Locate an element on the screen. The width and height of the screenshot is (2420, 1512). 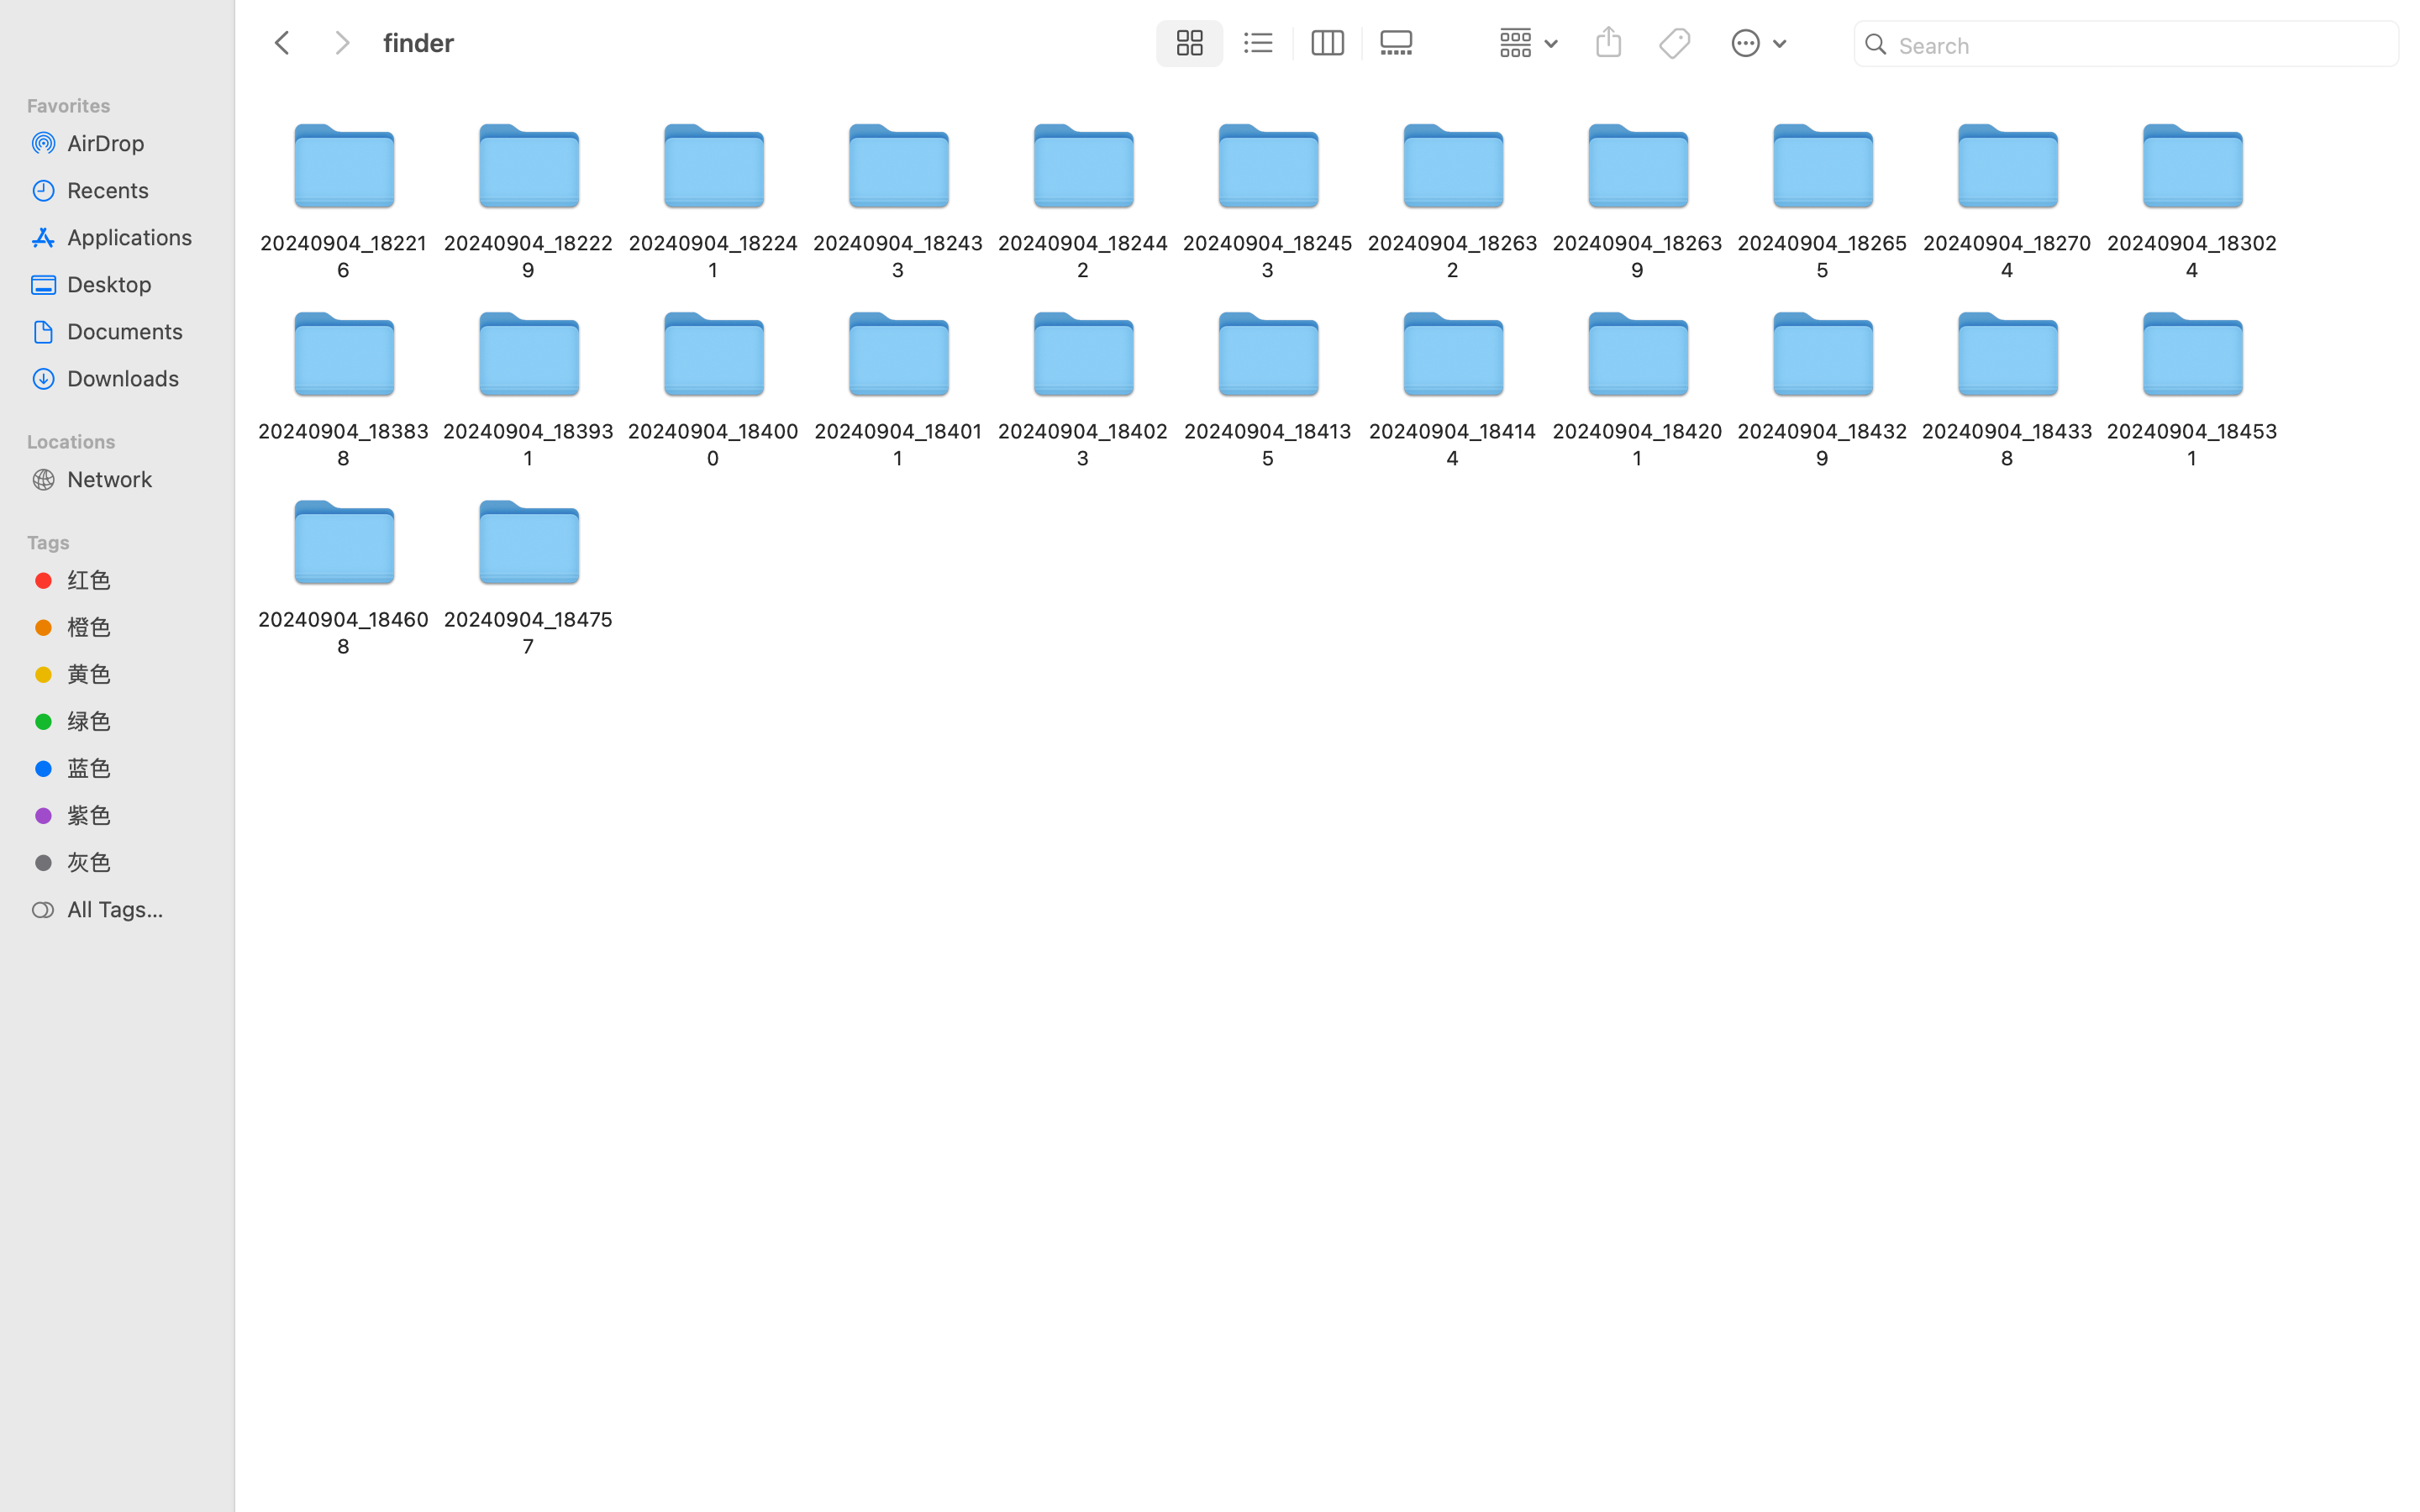
'Favorites' is located at coordinates (125, 102).